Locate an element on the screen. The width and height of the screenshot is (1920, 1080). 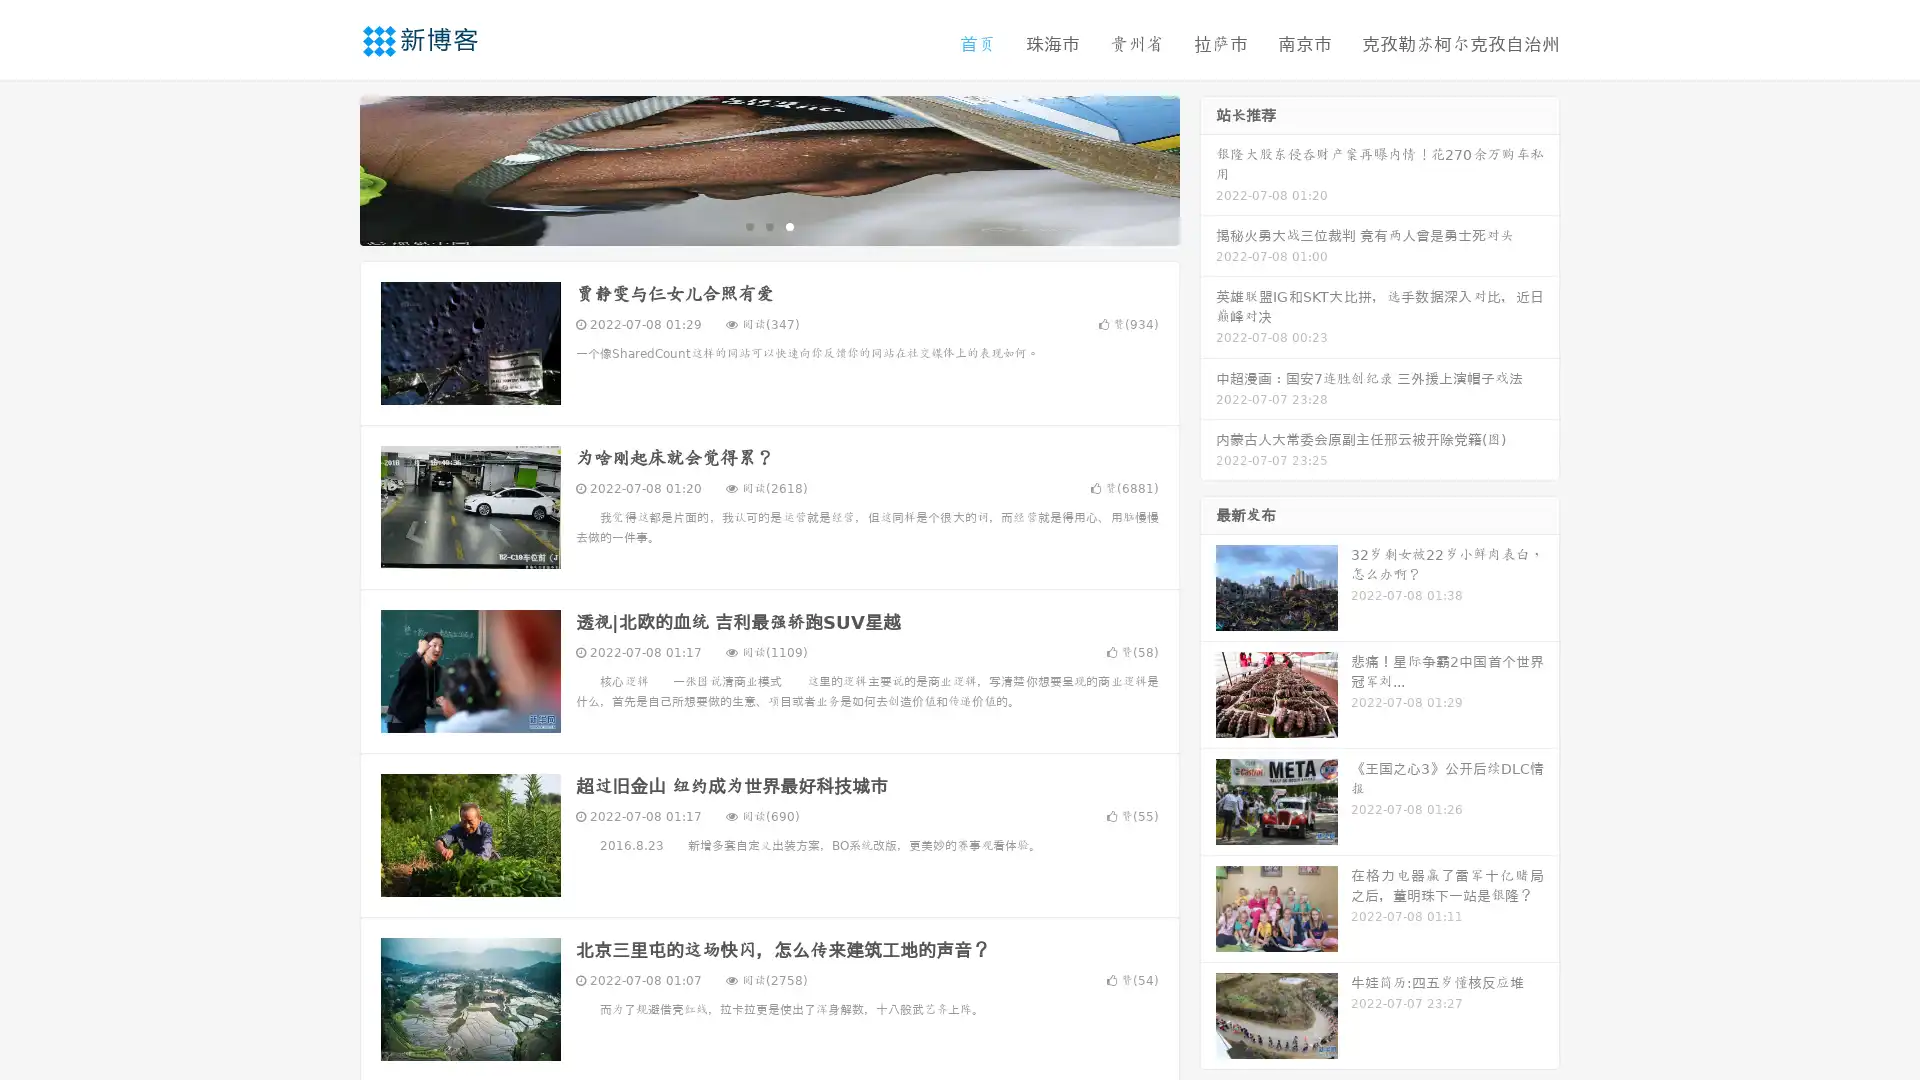
Next slide is located at coordinates (1208, 168).